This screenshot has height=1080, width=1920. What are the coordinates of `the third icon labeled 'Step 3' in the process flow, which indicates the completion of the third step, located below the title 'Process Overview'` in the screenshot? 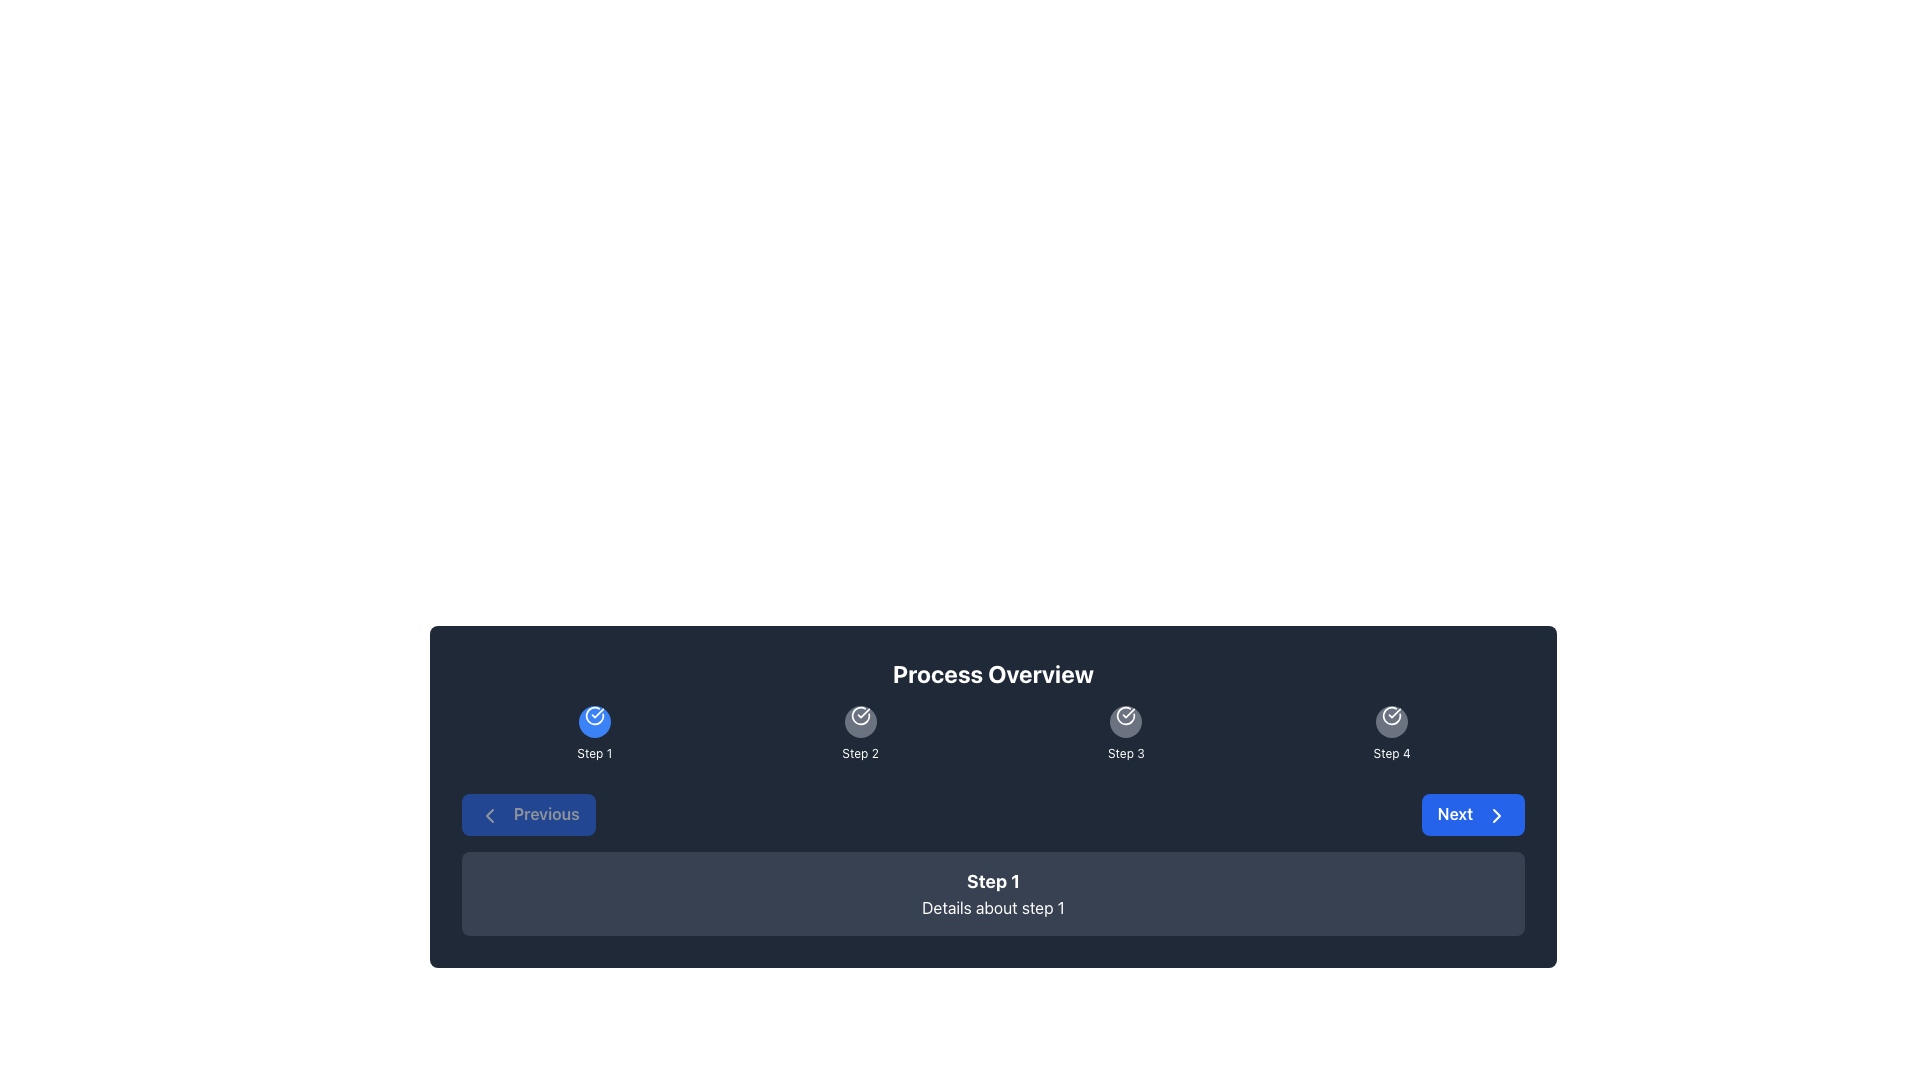 It's located at (1126, 721).